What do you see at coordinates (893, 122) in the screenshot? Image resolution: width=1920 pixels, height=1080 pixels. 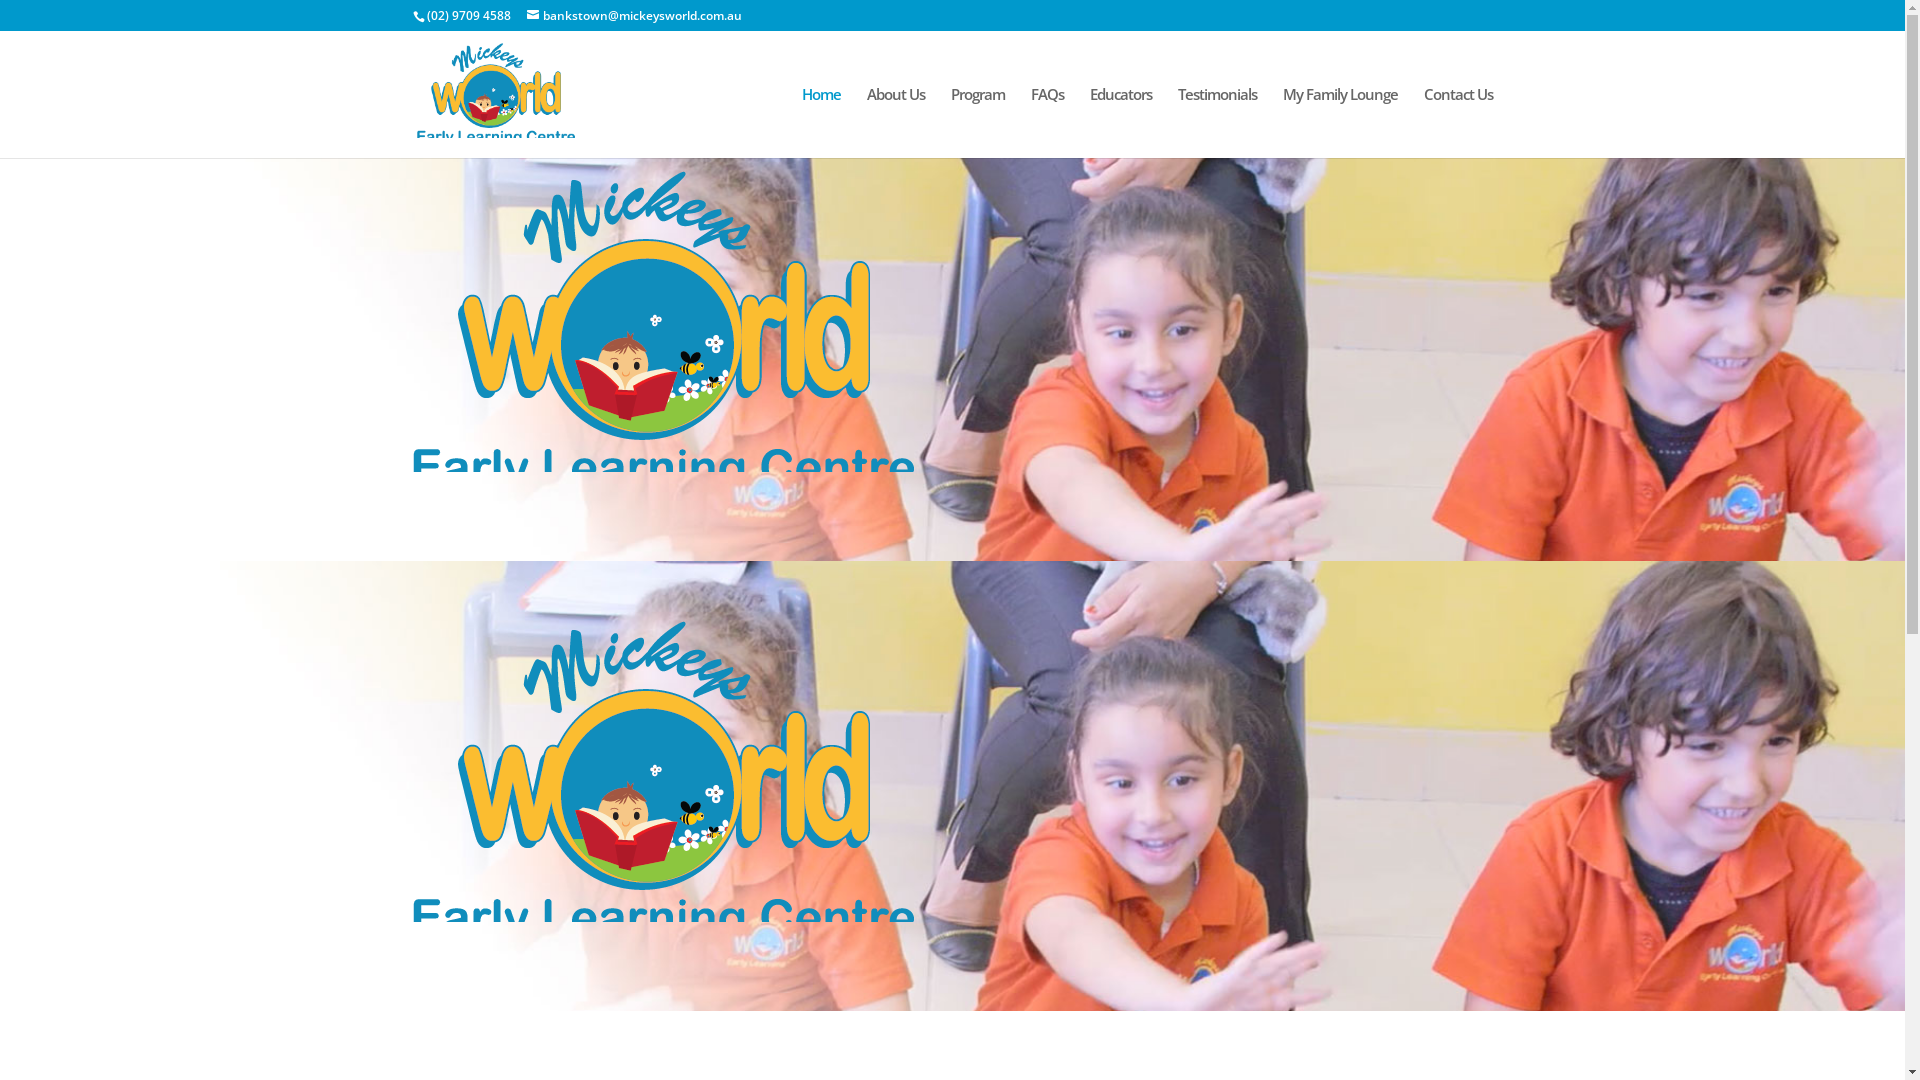 I see `'About Us'` at bounding box center [893, 122].